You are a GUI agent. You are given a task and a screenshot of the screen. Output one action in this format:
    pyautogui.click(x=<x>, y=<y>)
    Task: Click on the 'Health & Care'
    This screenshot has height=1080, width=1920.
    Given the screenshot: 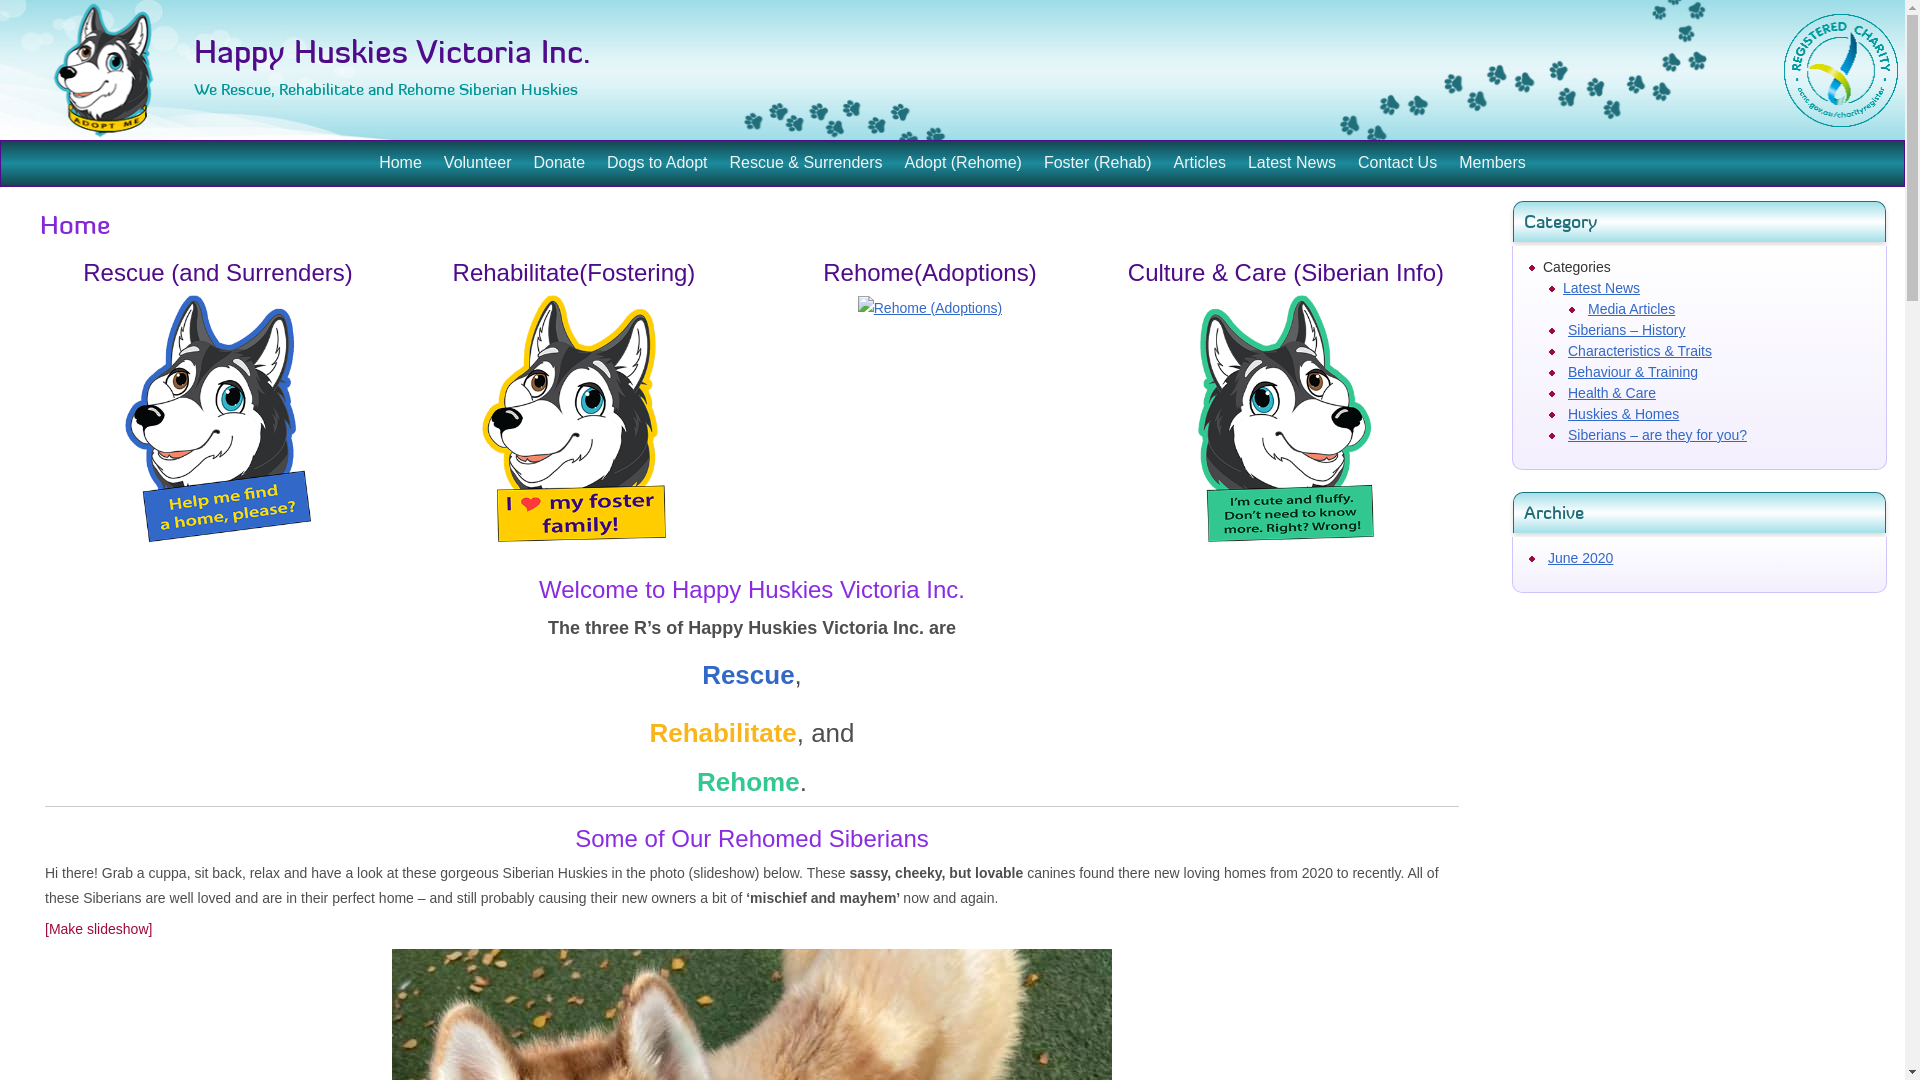 What is the action you would take?
    pyautogui.click(x=1612, y=393)
    